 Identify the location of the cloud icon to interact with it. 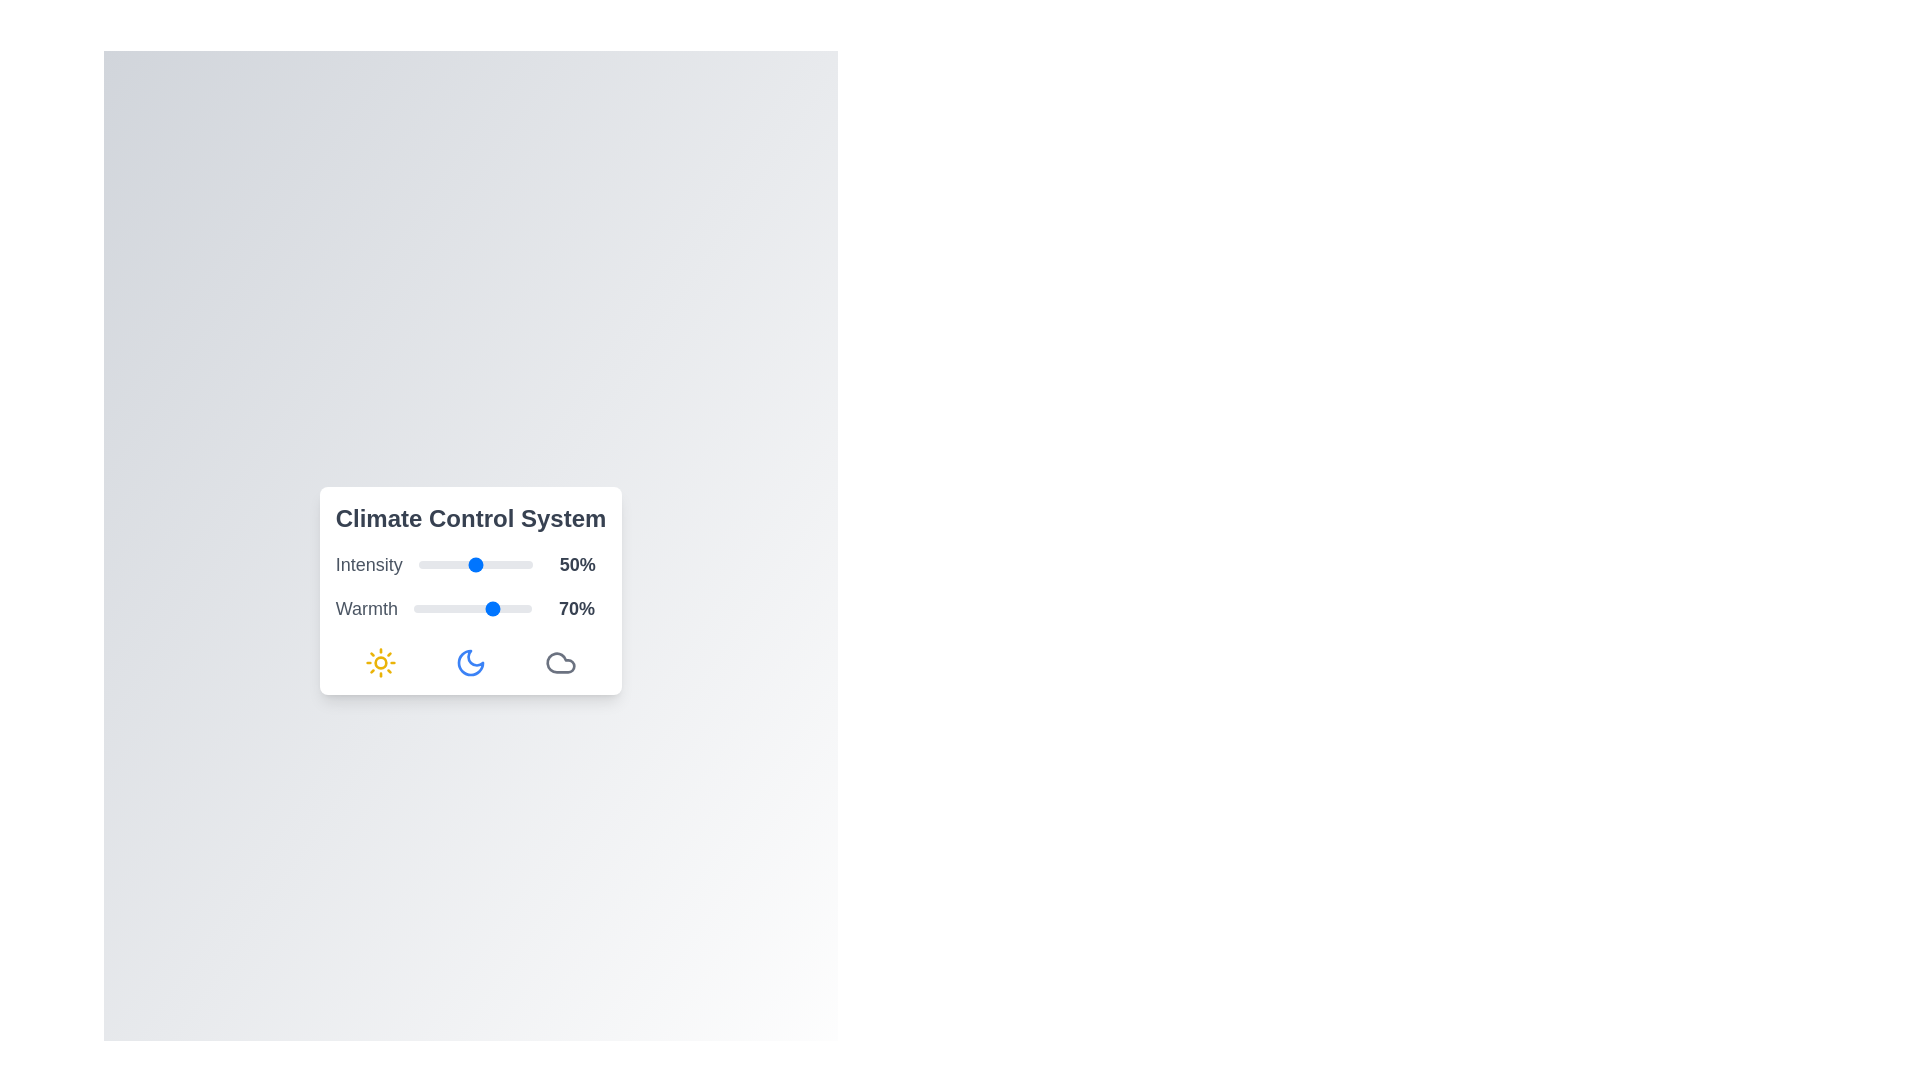
(560, 663).